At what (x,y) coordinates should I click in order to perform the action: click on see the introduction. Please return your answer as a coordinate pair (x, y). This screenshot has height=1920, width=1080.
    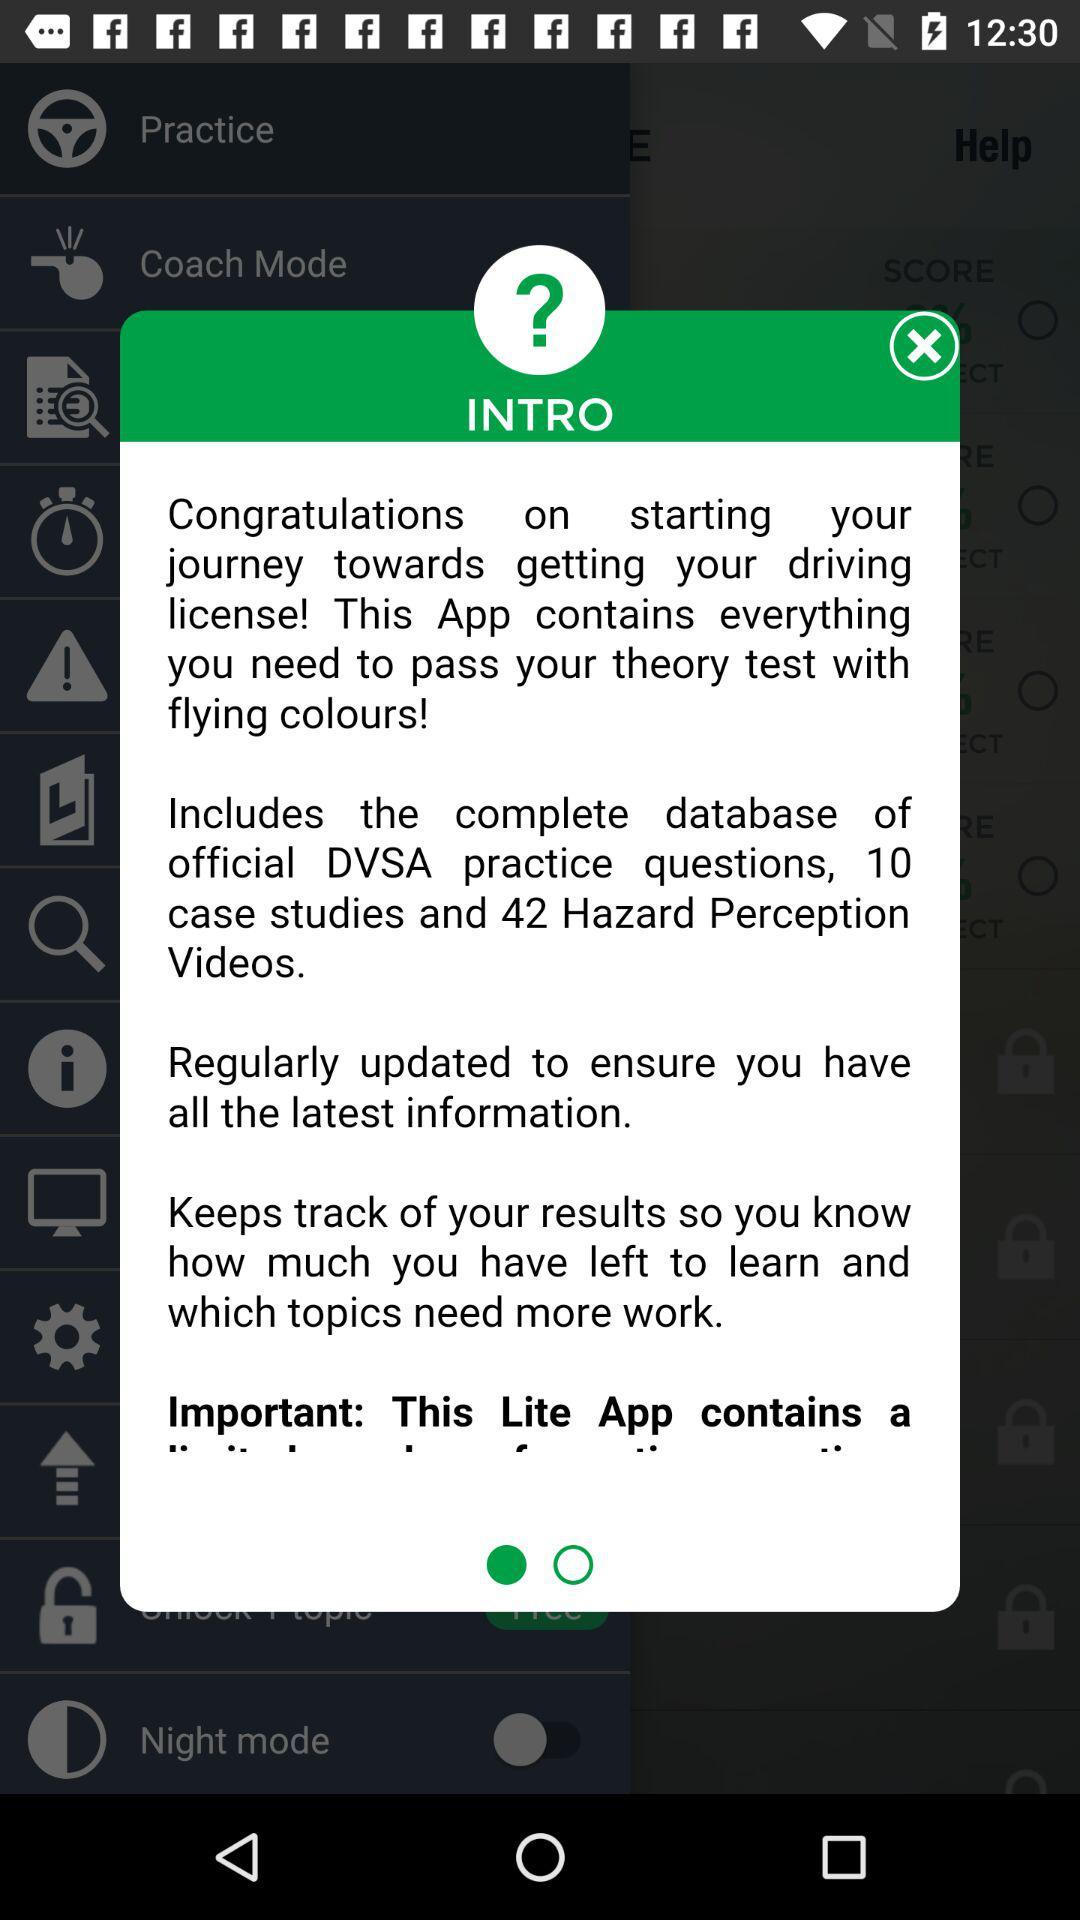
    Looking at the image, I should click on (540, 993).